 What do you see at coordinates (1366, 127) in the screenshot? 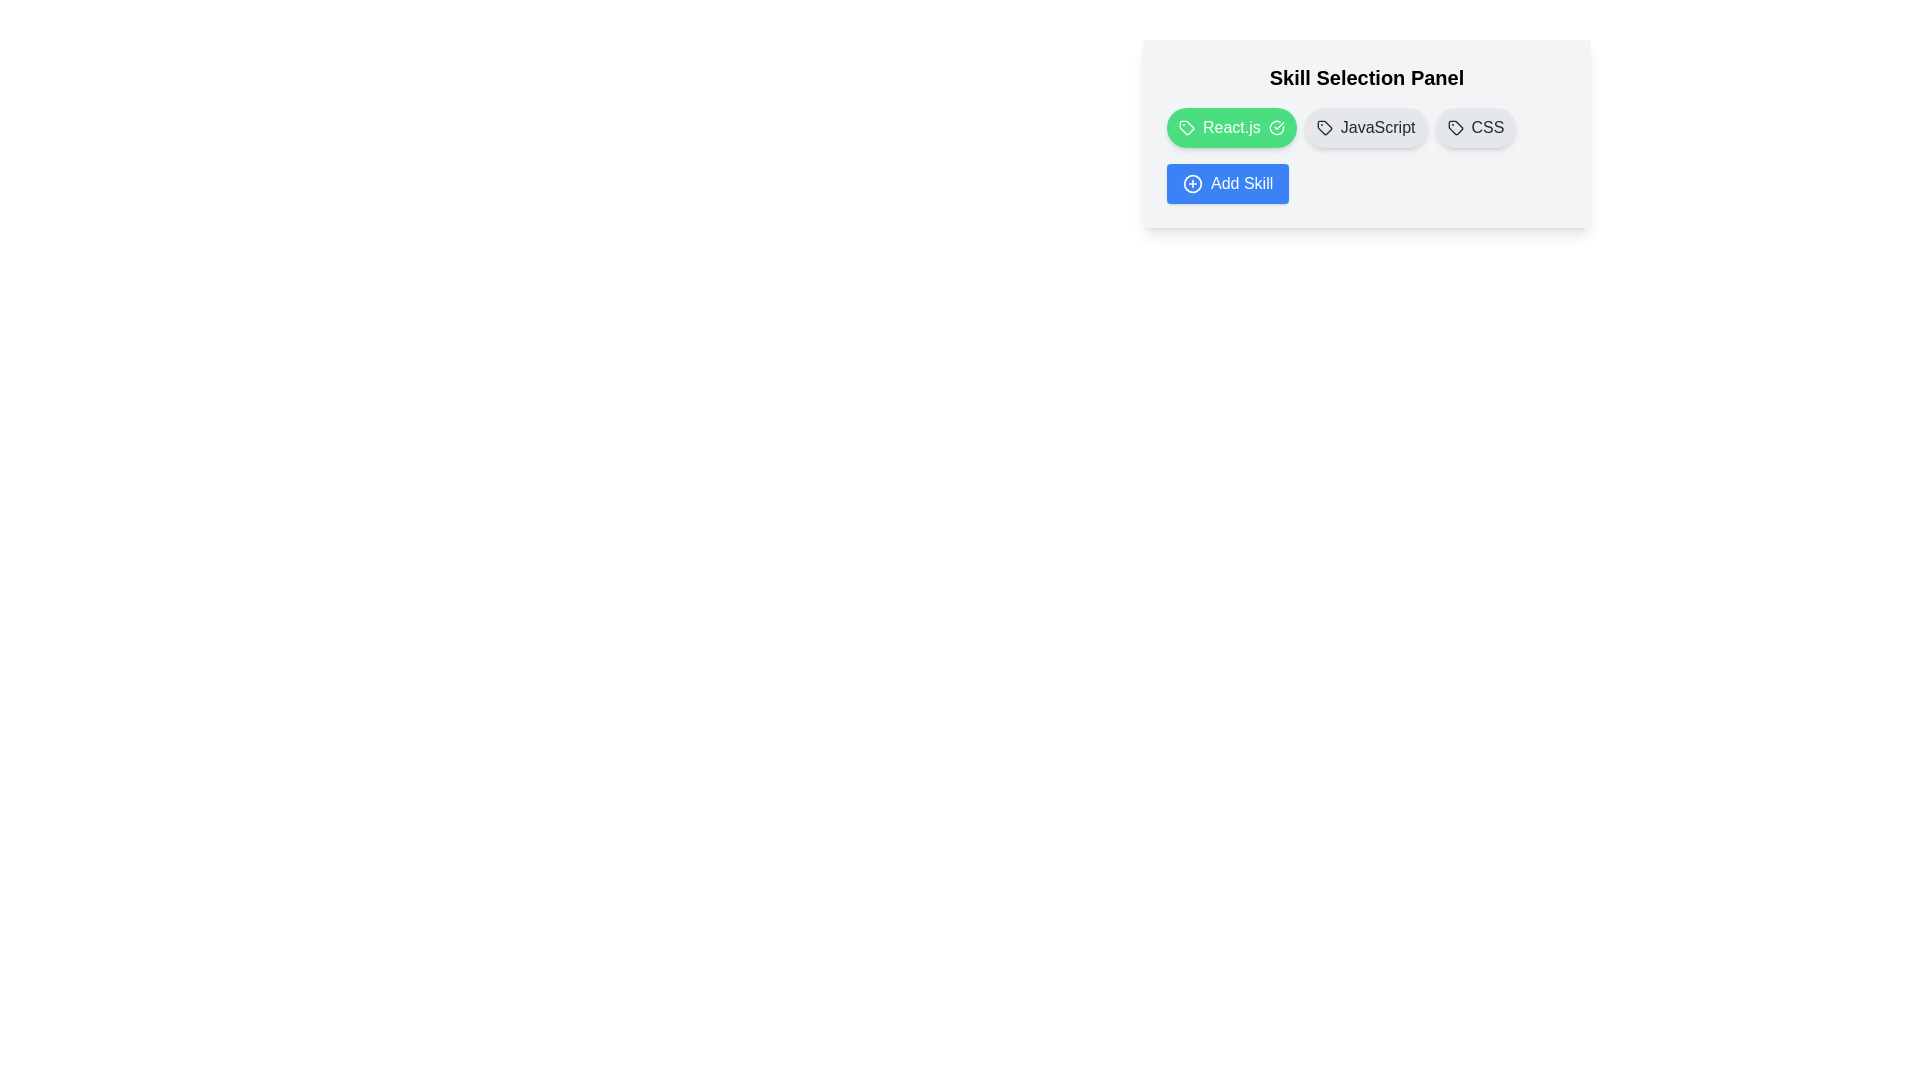
I see `the skill tag in the Tag Group located within the 'Skill Selection Panel' interface` at bounding box center [1366, 127].